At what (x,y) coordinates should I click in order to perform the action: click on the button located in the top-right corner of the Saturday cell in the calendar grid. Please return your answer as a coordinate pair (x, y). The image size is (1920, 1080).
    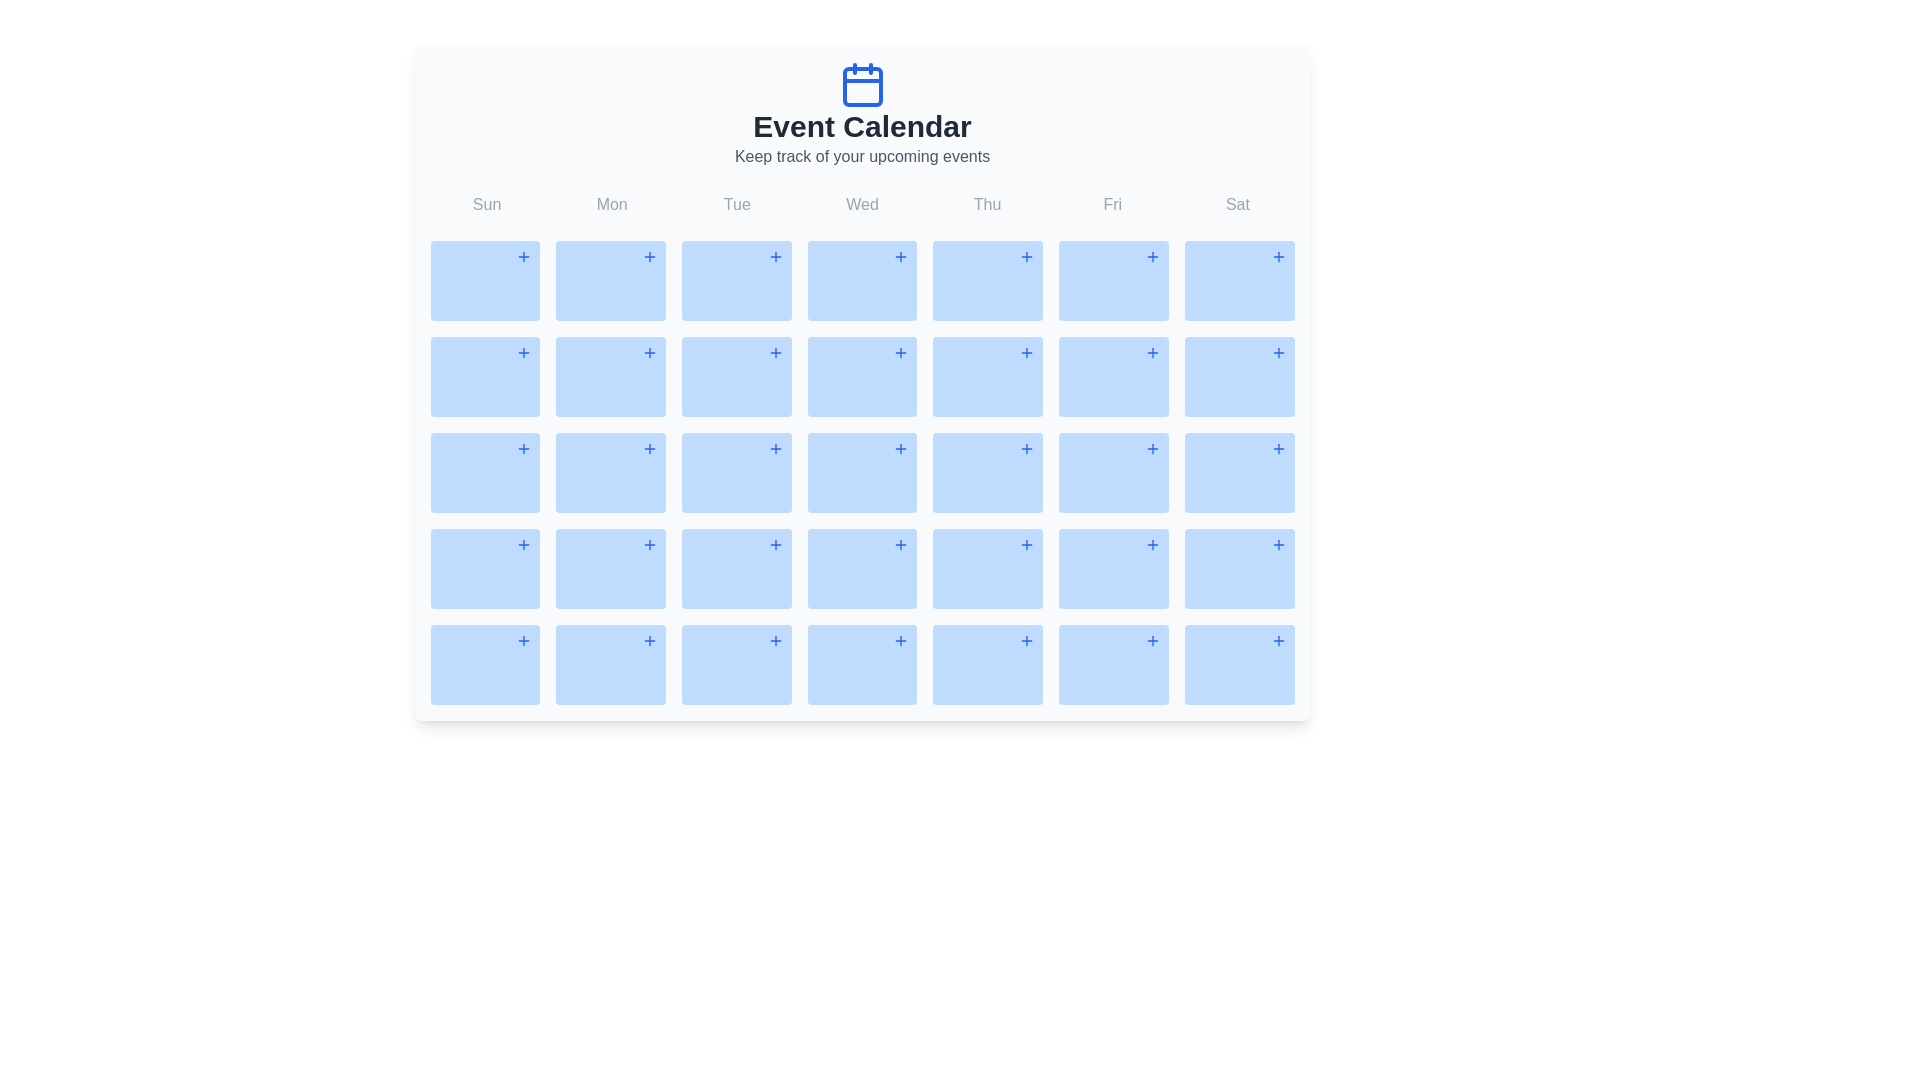
    Looking at the image, I should click on (1277, 352).